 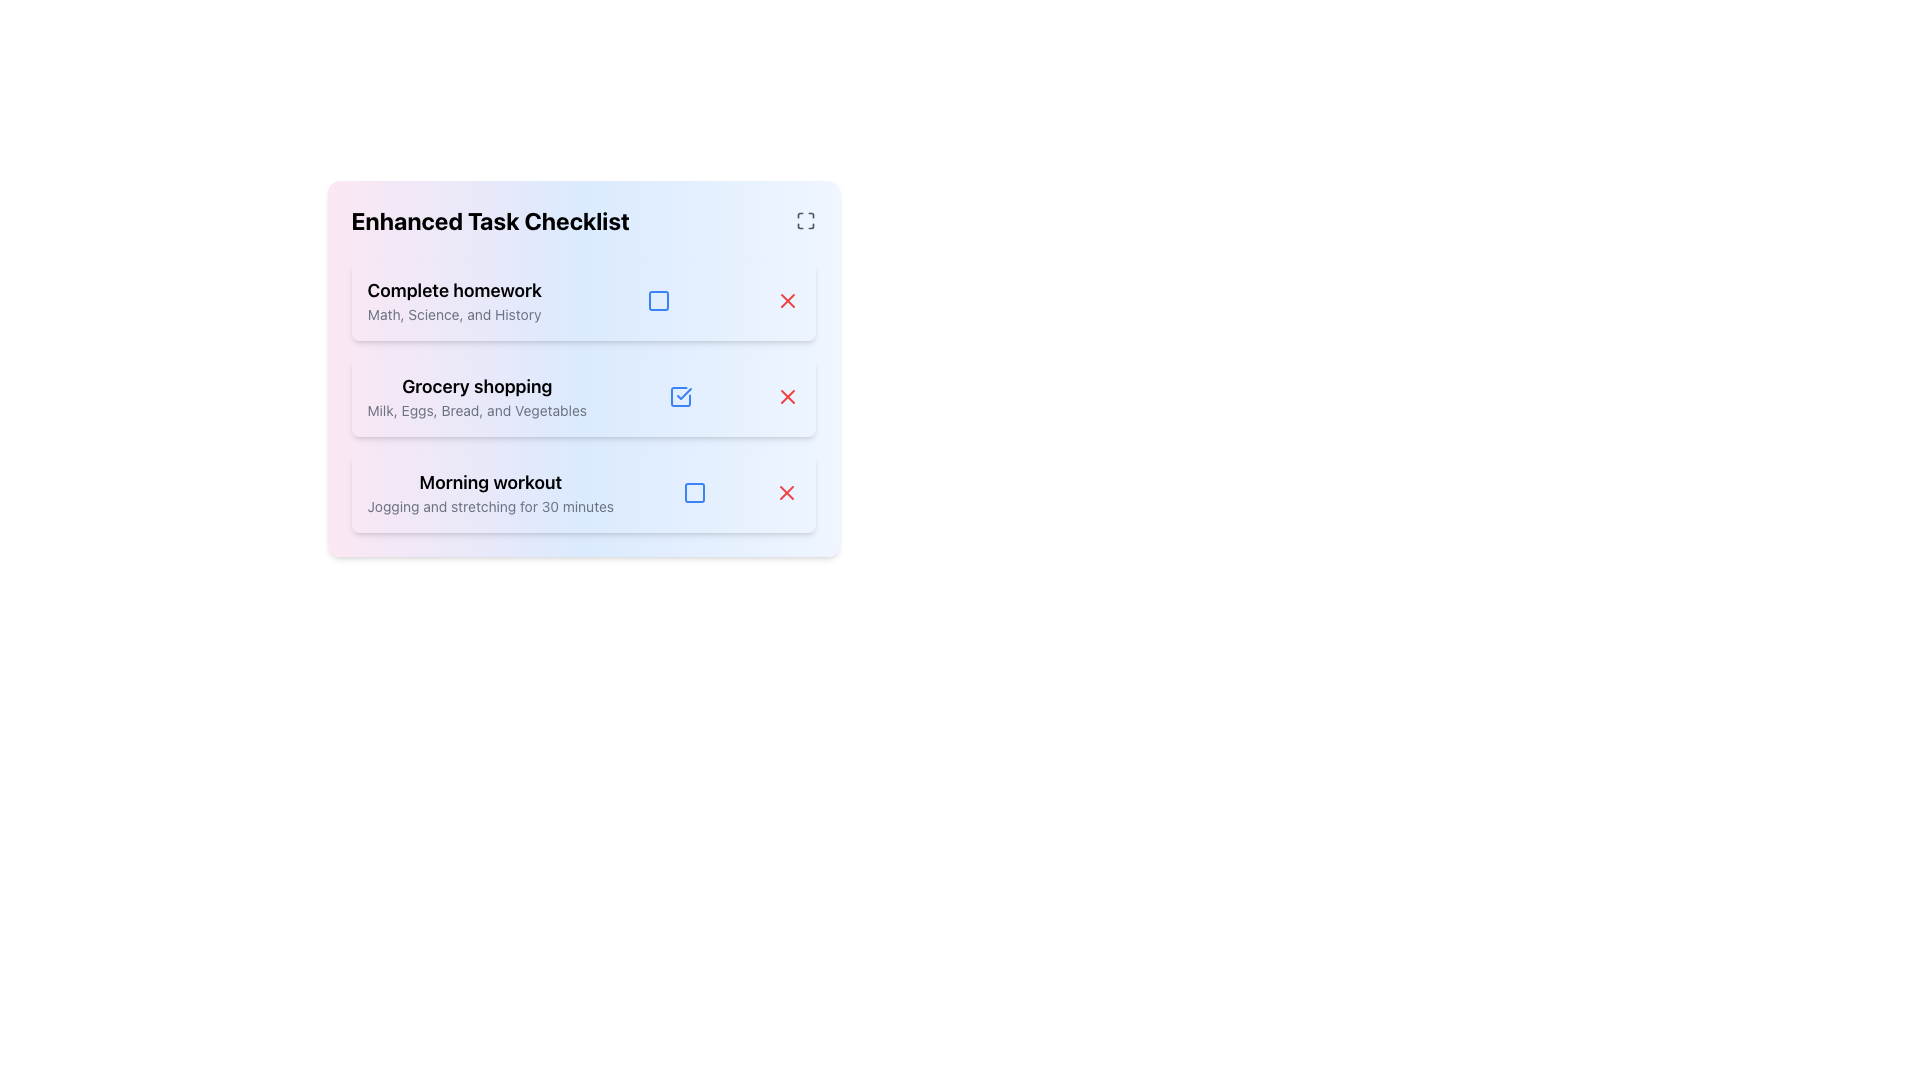 I want to click on the cross icon on the right side of the 'Grocery shopping' item in the checklist, so click(x=786, y=397).